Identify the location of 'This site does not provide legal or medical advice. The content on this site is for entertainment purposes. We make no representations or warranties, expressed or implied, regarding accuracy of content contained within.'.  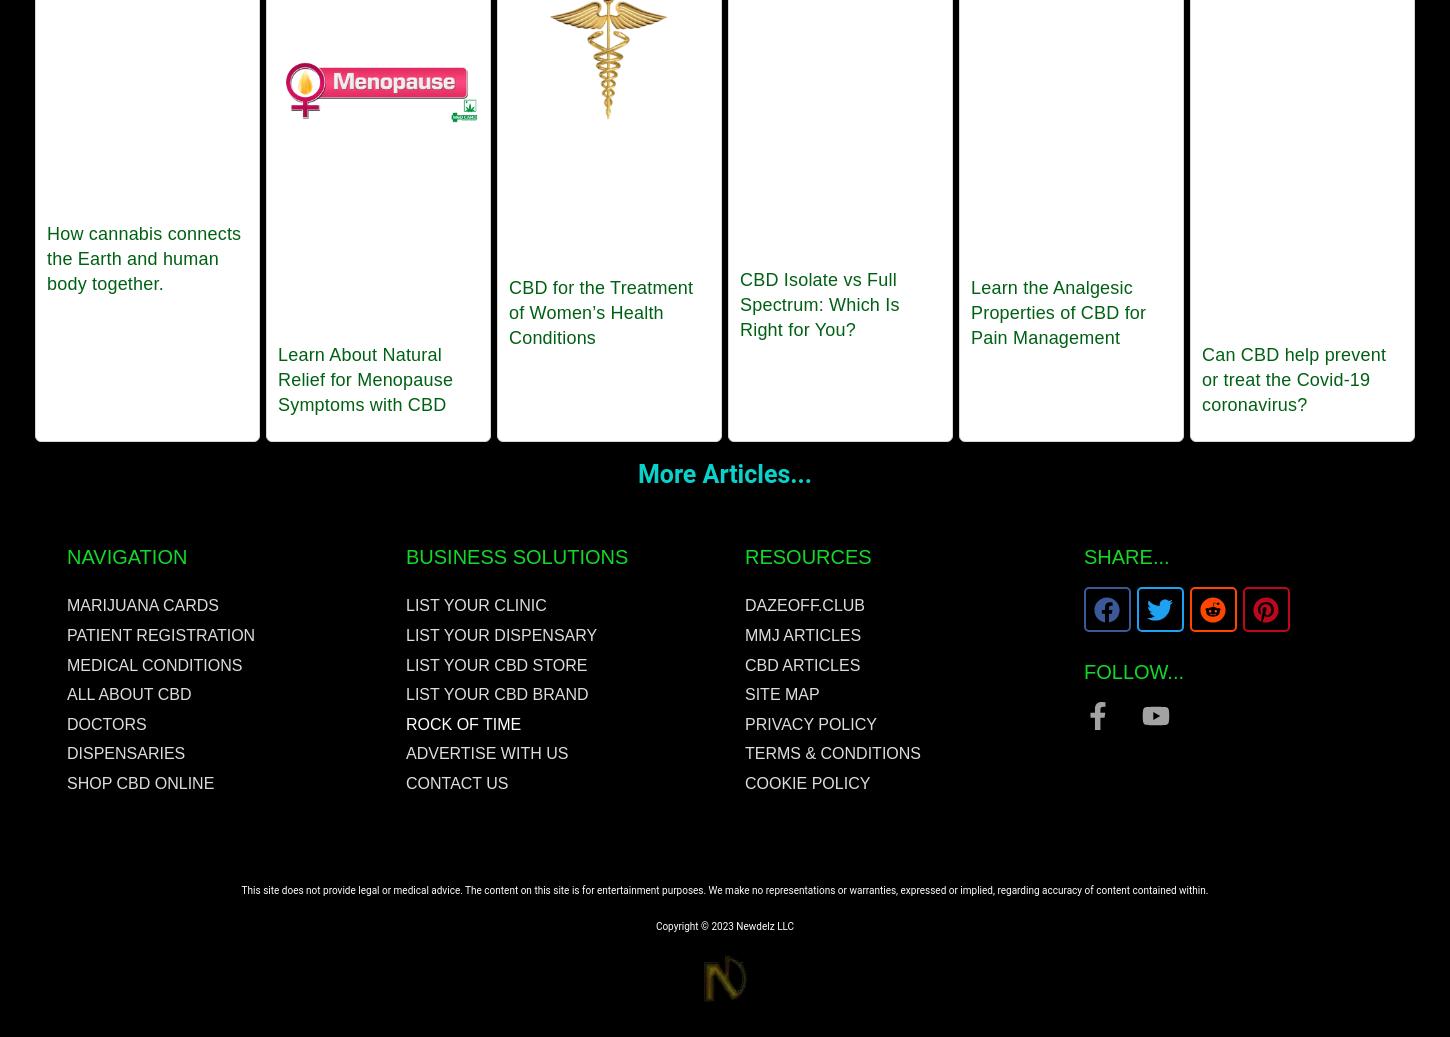
(239, 889).